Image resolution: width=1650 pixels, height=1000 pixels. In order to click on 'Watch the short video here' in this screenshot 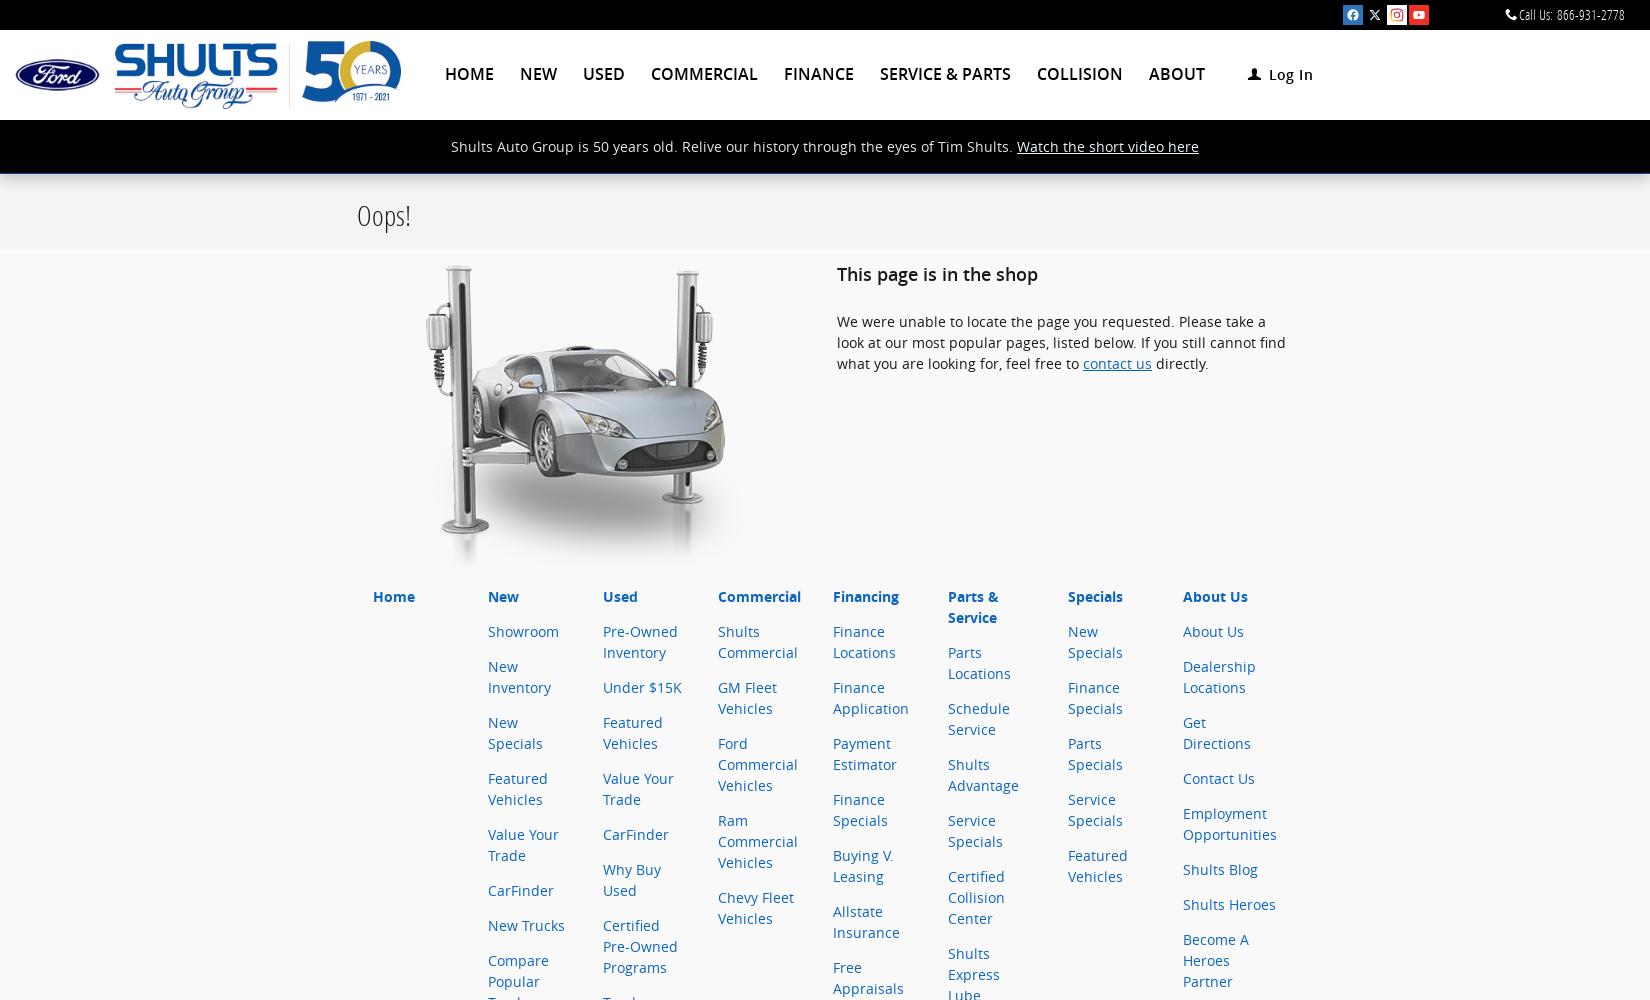, I will do `click(1107, 146)`.